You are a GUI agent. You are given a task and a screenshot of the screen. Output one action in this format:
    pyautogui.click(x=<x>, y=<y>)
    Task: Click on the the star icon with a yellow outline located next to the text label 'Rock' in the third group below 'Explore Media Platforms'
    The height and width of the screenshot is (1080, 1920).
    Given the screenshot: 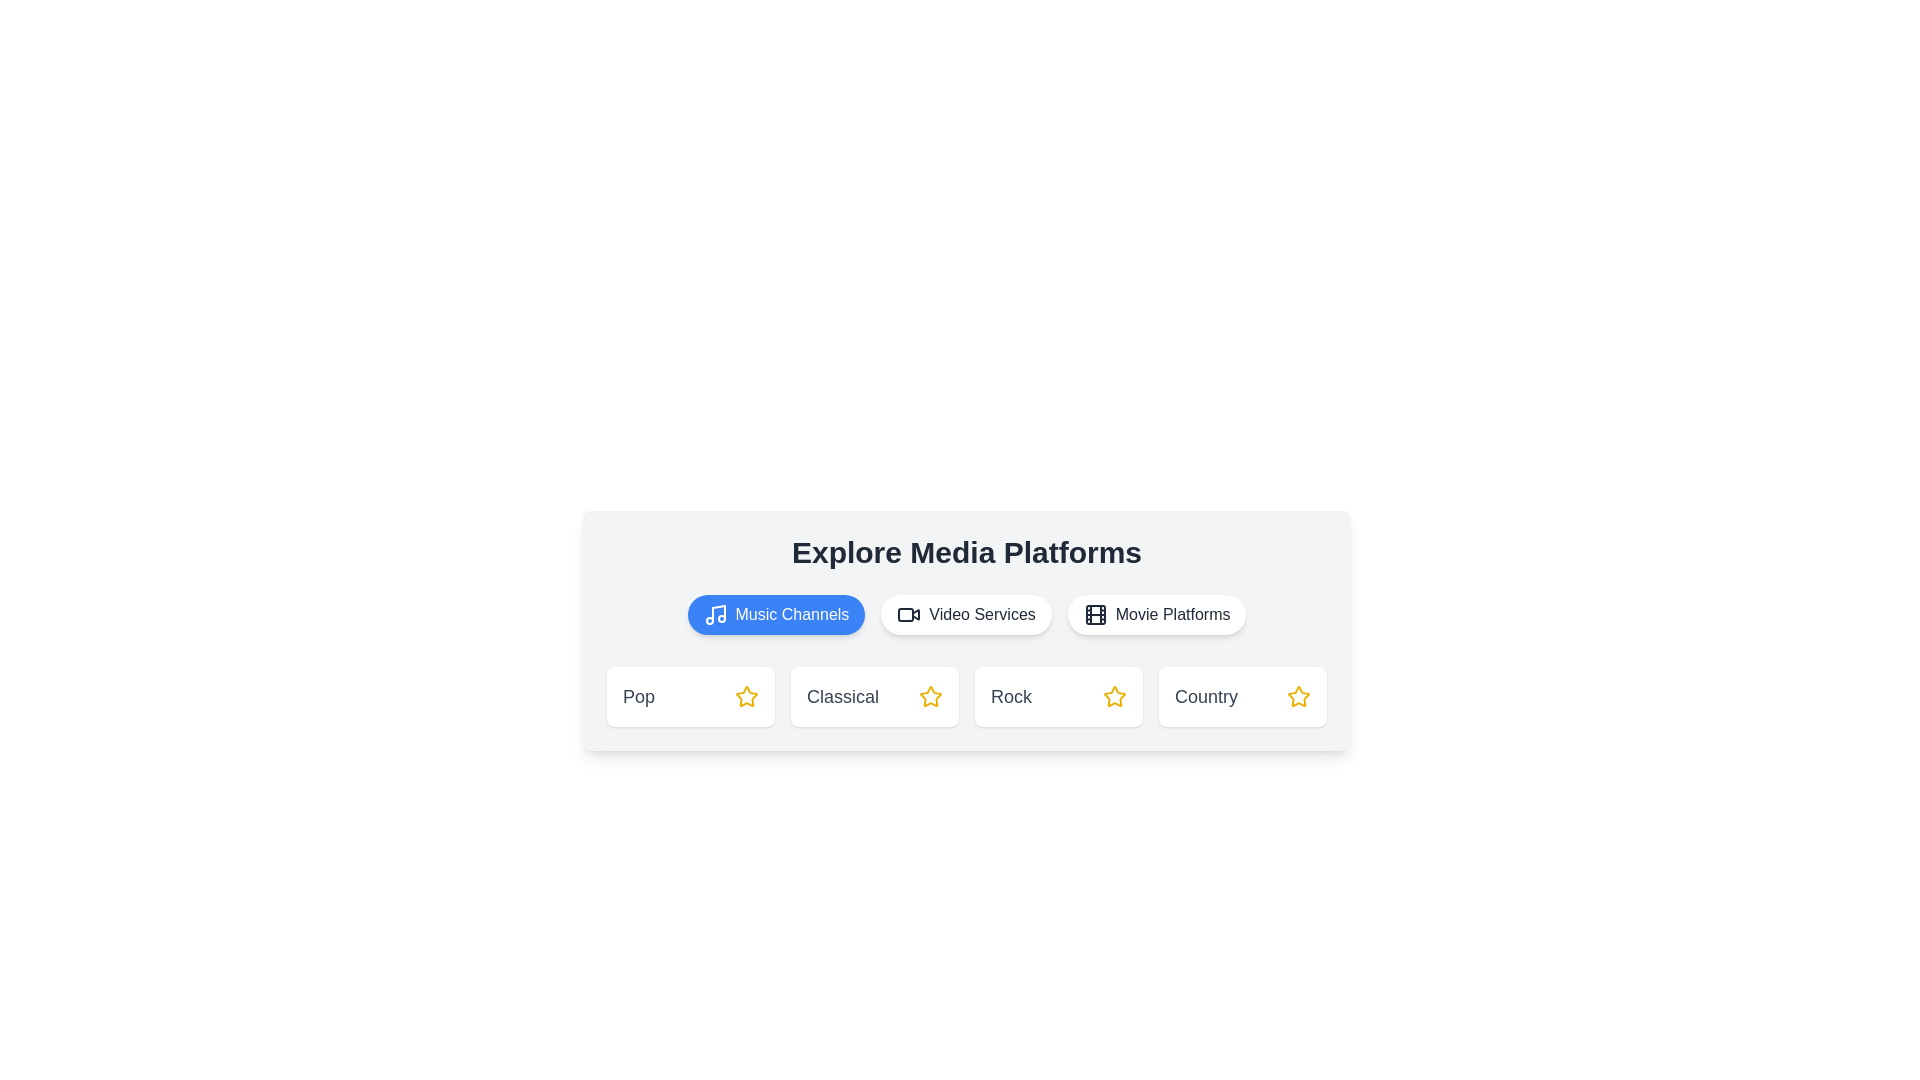 What is the action you would take?
    pyautogui.click(x=1113, y=696)
    